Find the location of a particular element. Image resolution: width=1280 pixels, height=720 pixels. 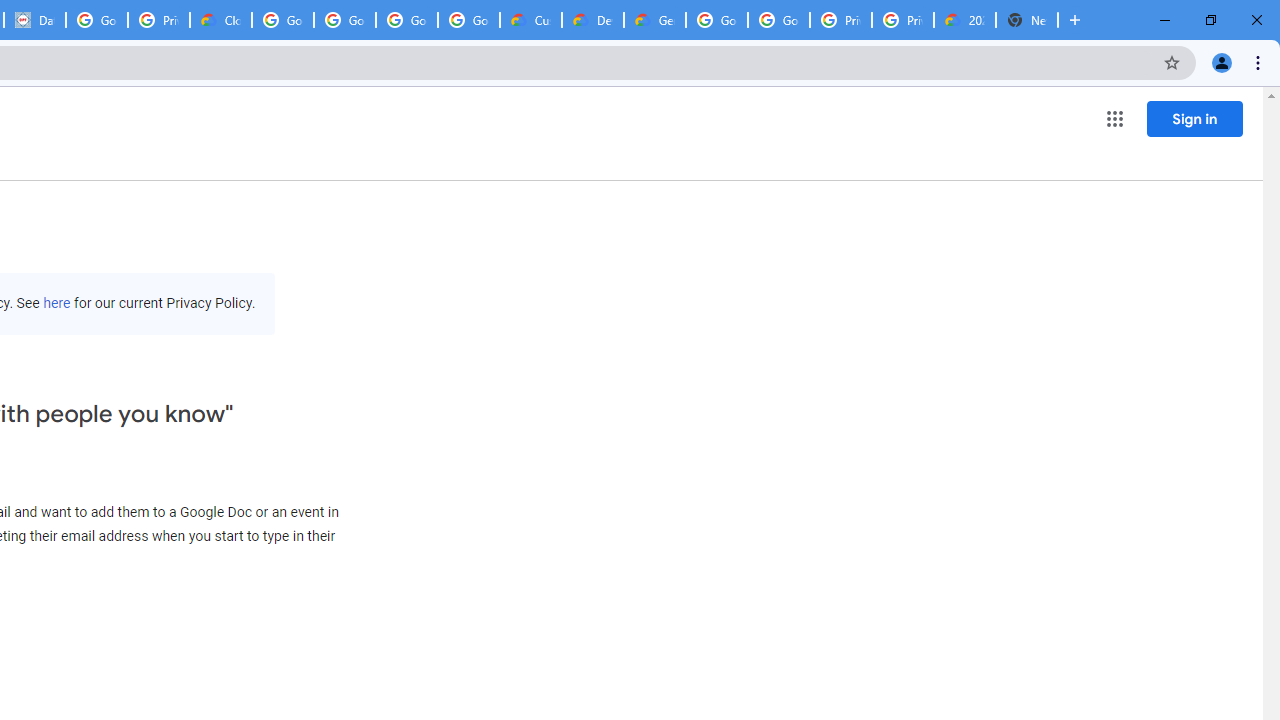

'here' is located at coordinates (56, 303).